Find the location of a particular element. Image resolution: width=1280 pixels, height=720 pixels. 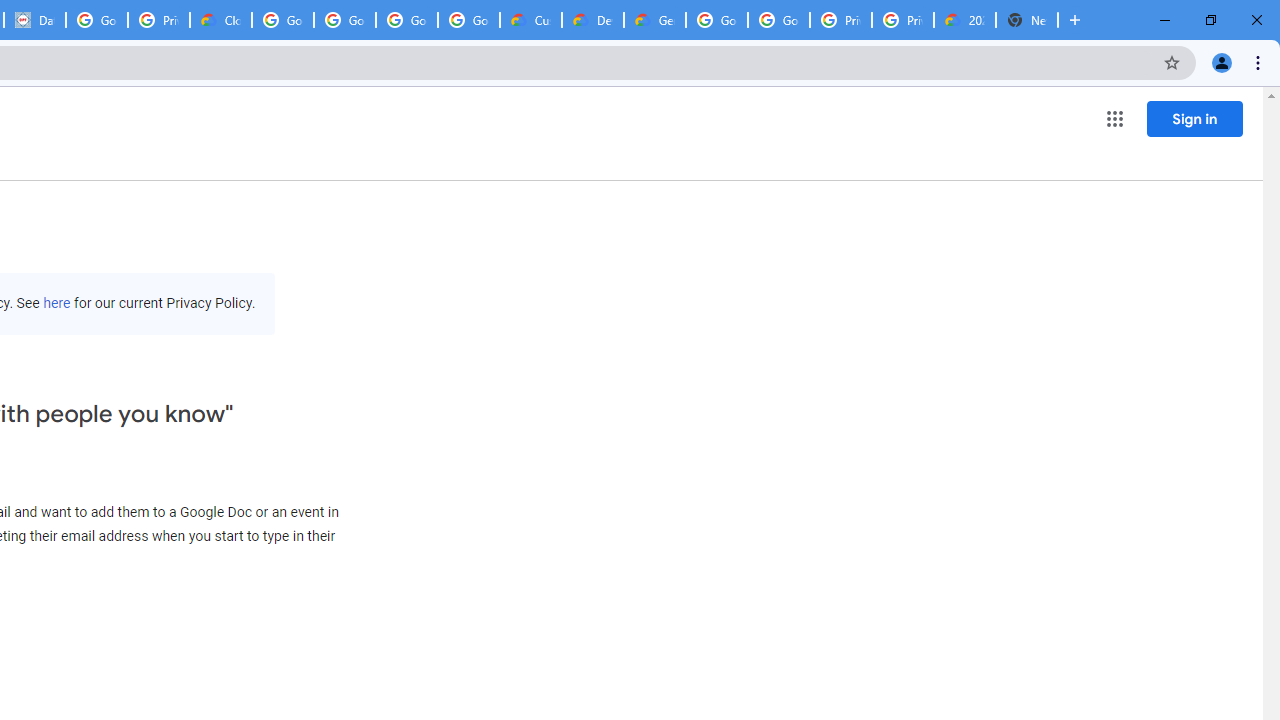

'here' is located at coordinates (56, 303).